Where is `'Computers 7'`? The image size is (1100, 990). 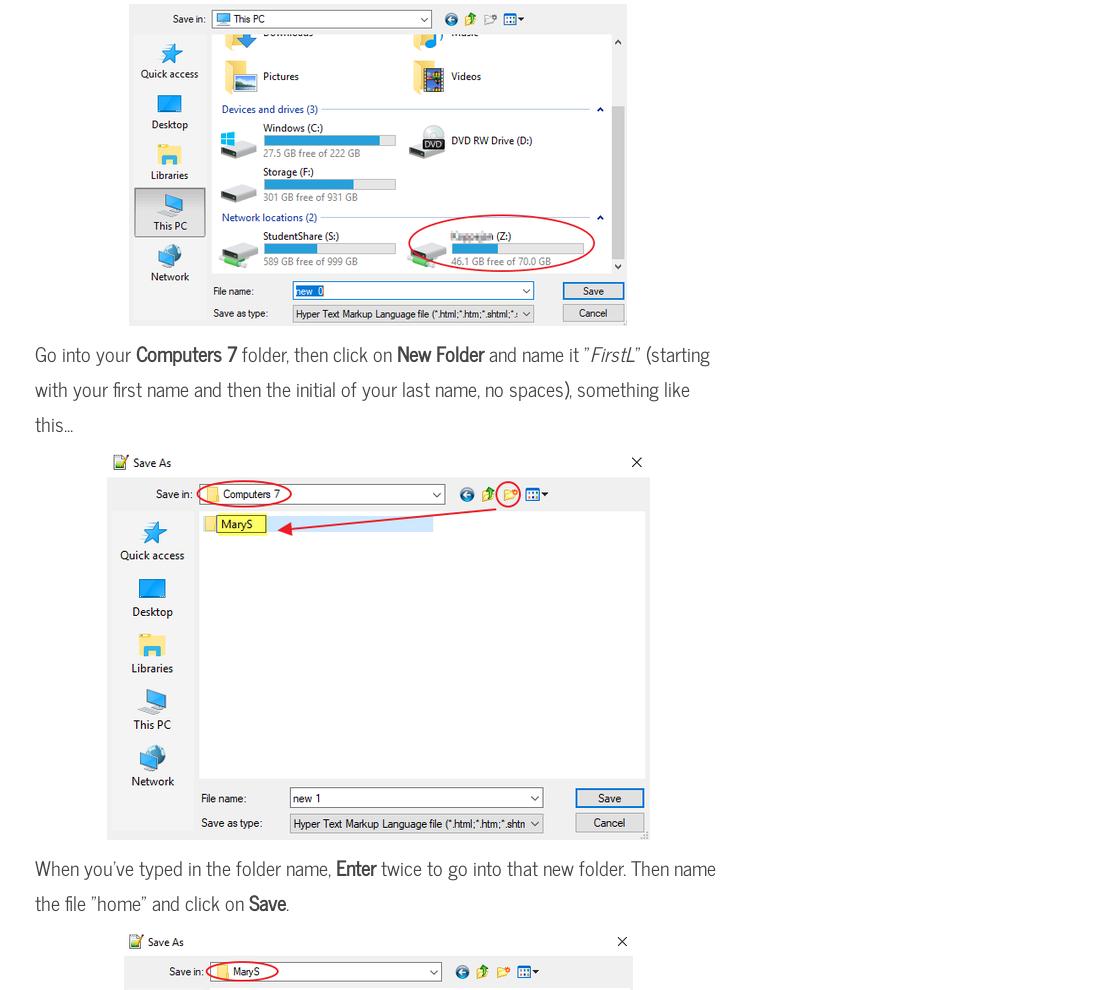
'Computers 7' is located at coordinates (185, 353).